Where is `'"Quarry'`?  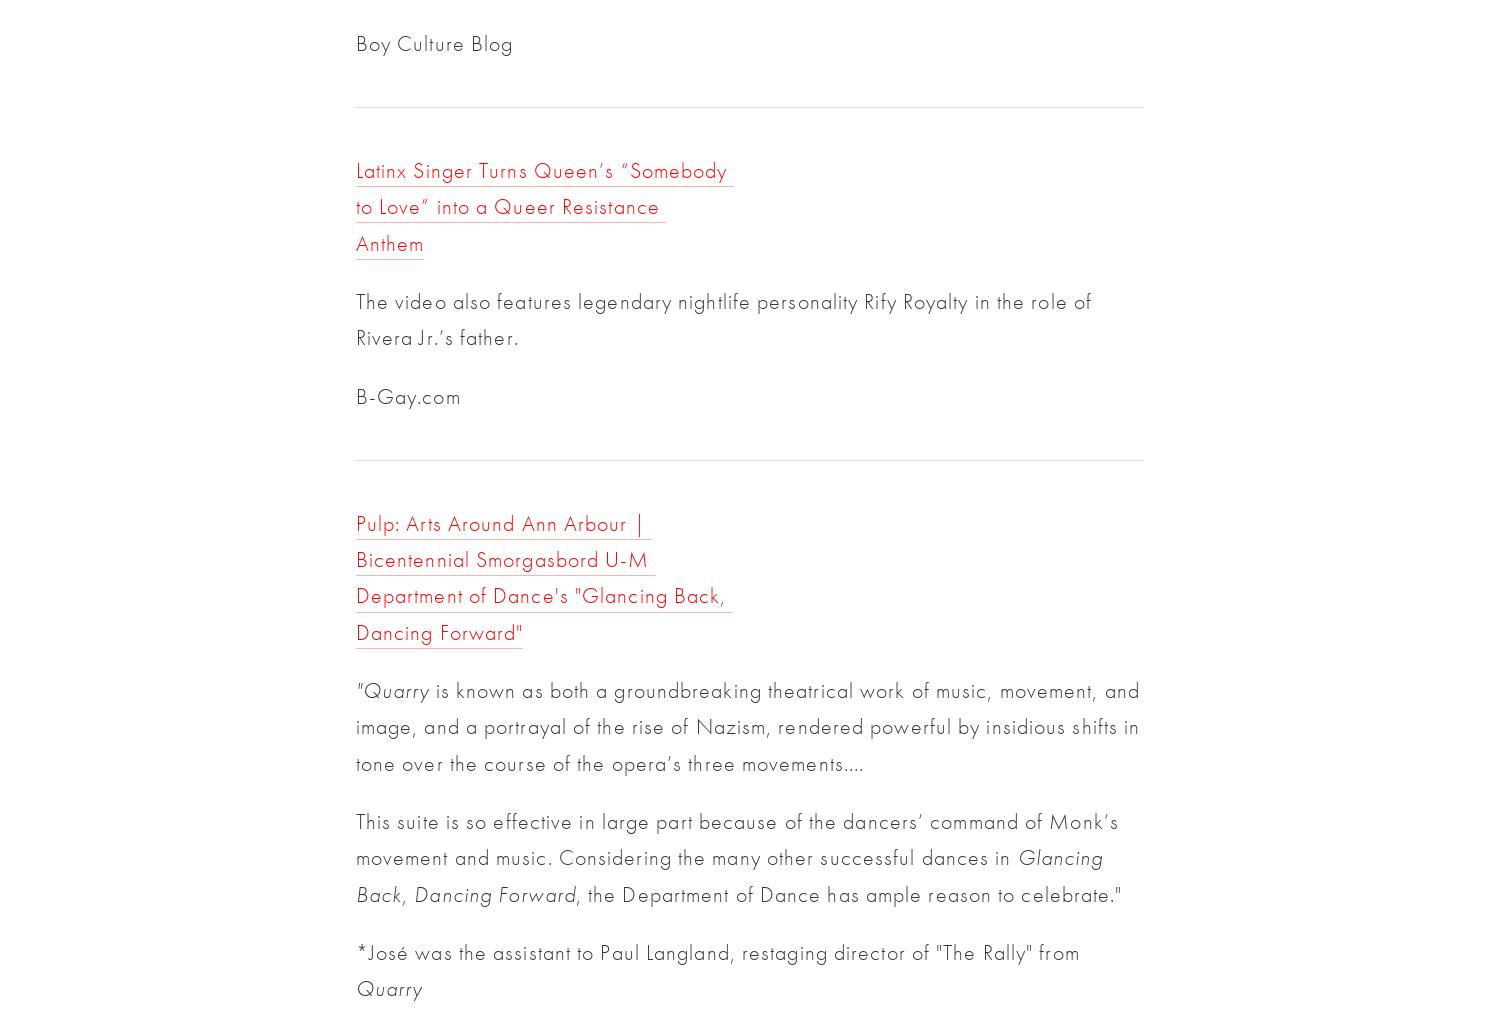
'"Quarry' is located at coordinates (391, 689).